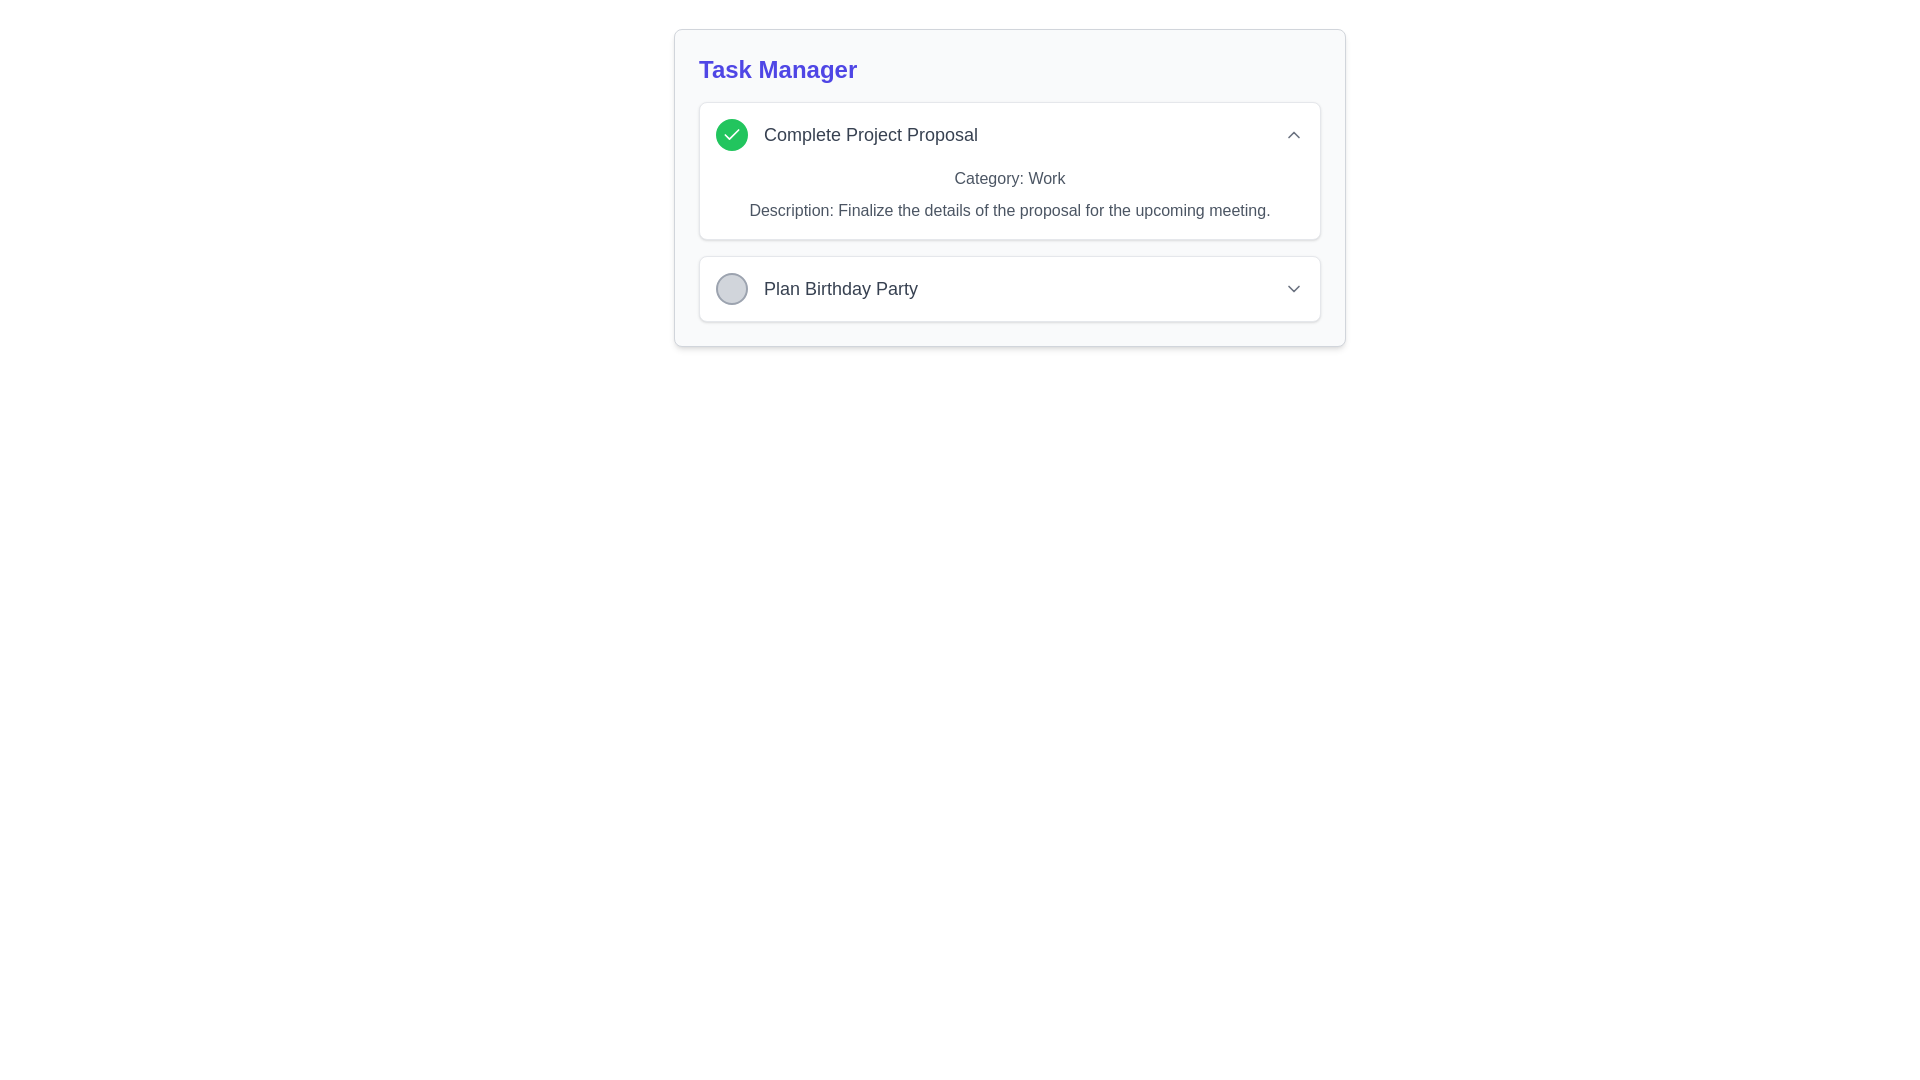 The width and height of the screenshot is (1920, 1080). Describe the element at coordinates (730, 134) in the screenshot. I see `the SVG graphical element that visually represents the completion state of the task 'Complete Project Proposal', located inside the green circular icon to the left of the text` at that location.